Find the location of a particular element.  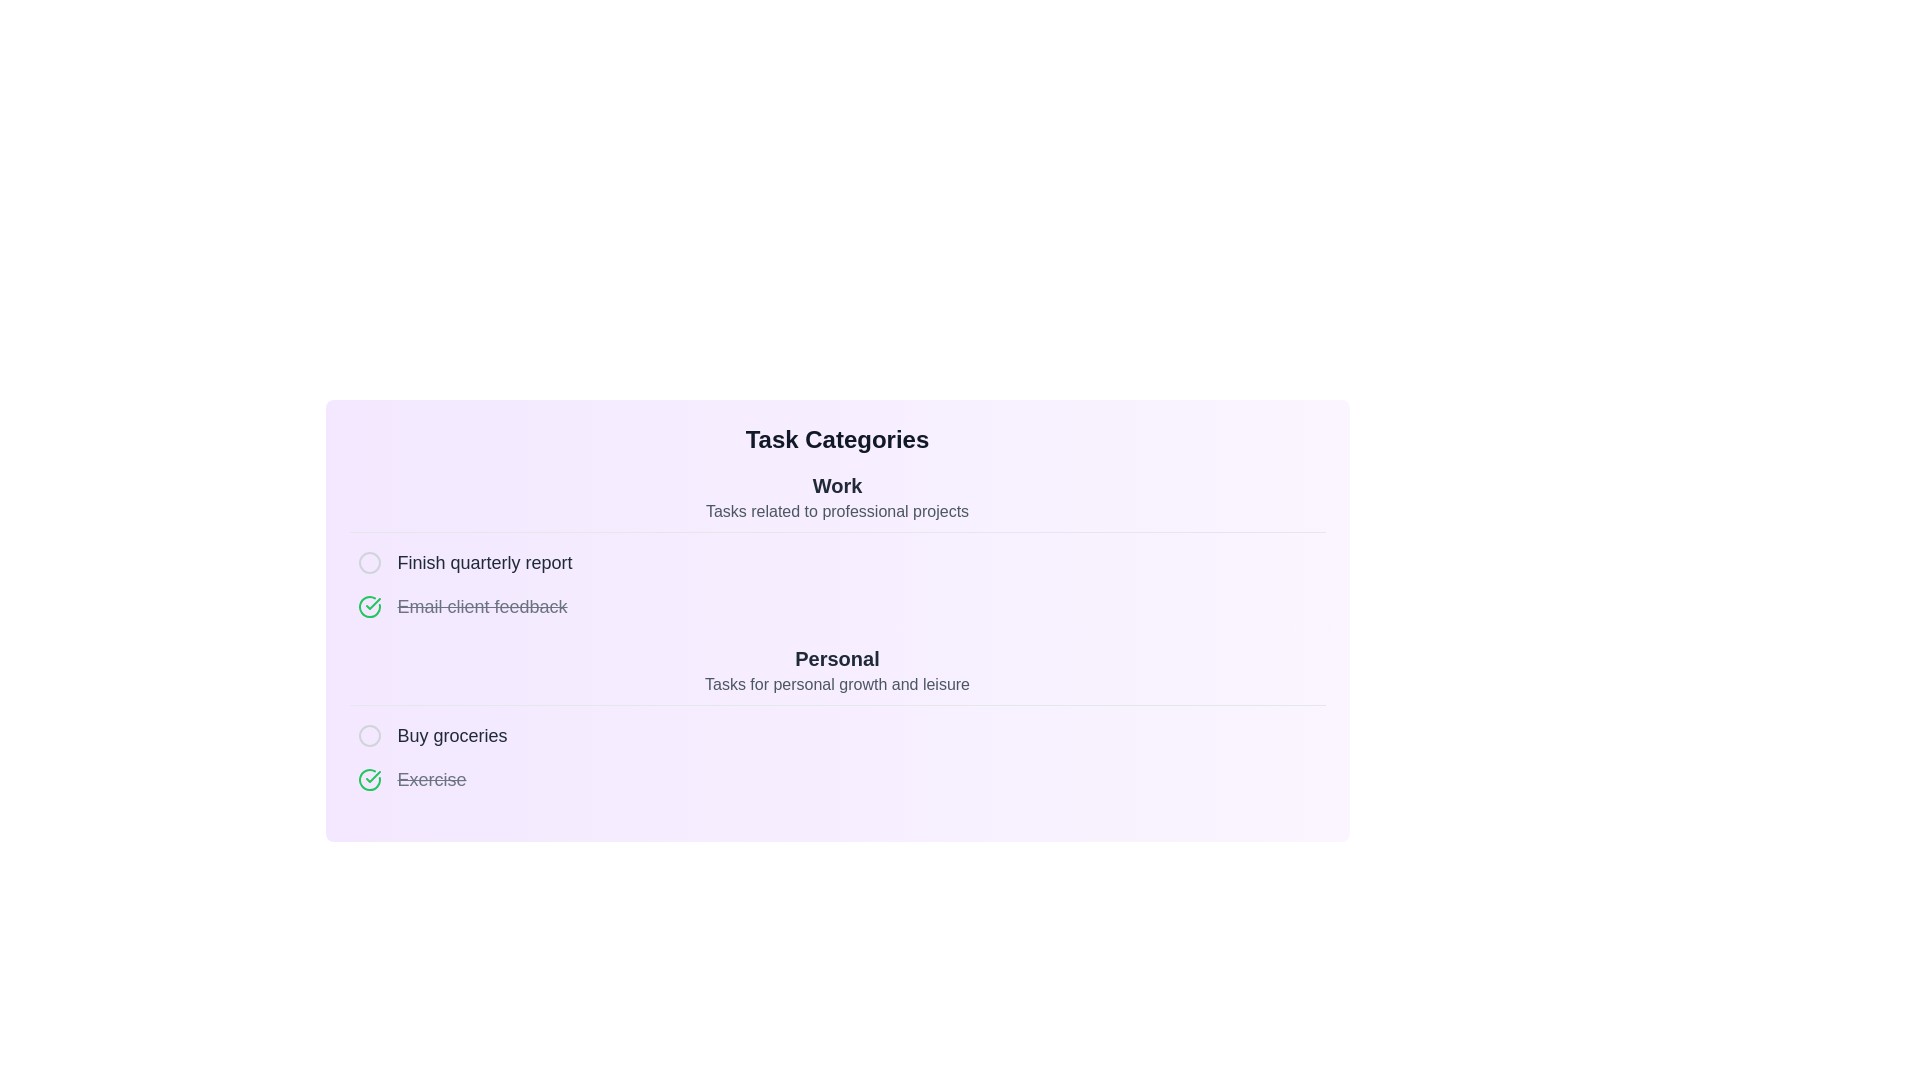

the Section Header labeled 'Personal' which contains the title 'Personal' and subtitle 'Tasks for personal growth and leisure' is located at coordinates (837, 675).